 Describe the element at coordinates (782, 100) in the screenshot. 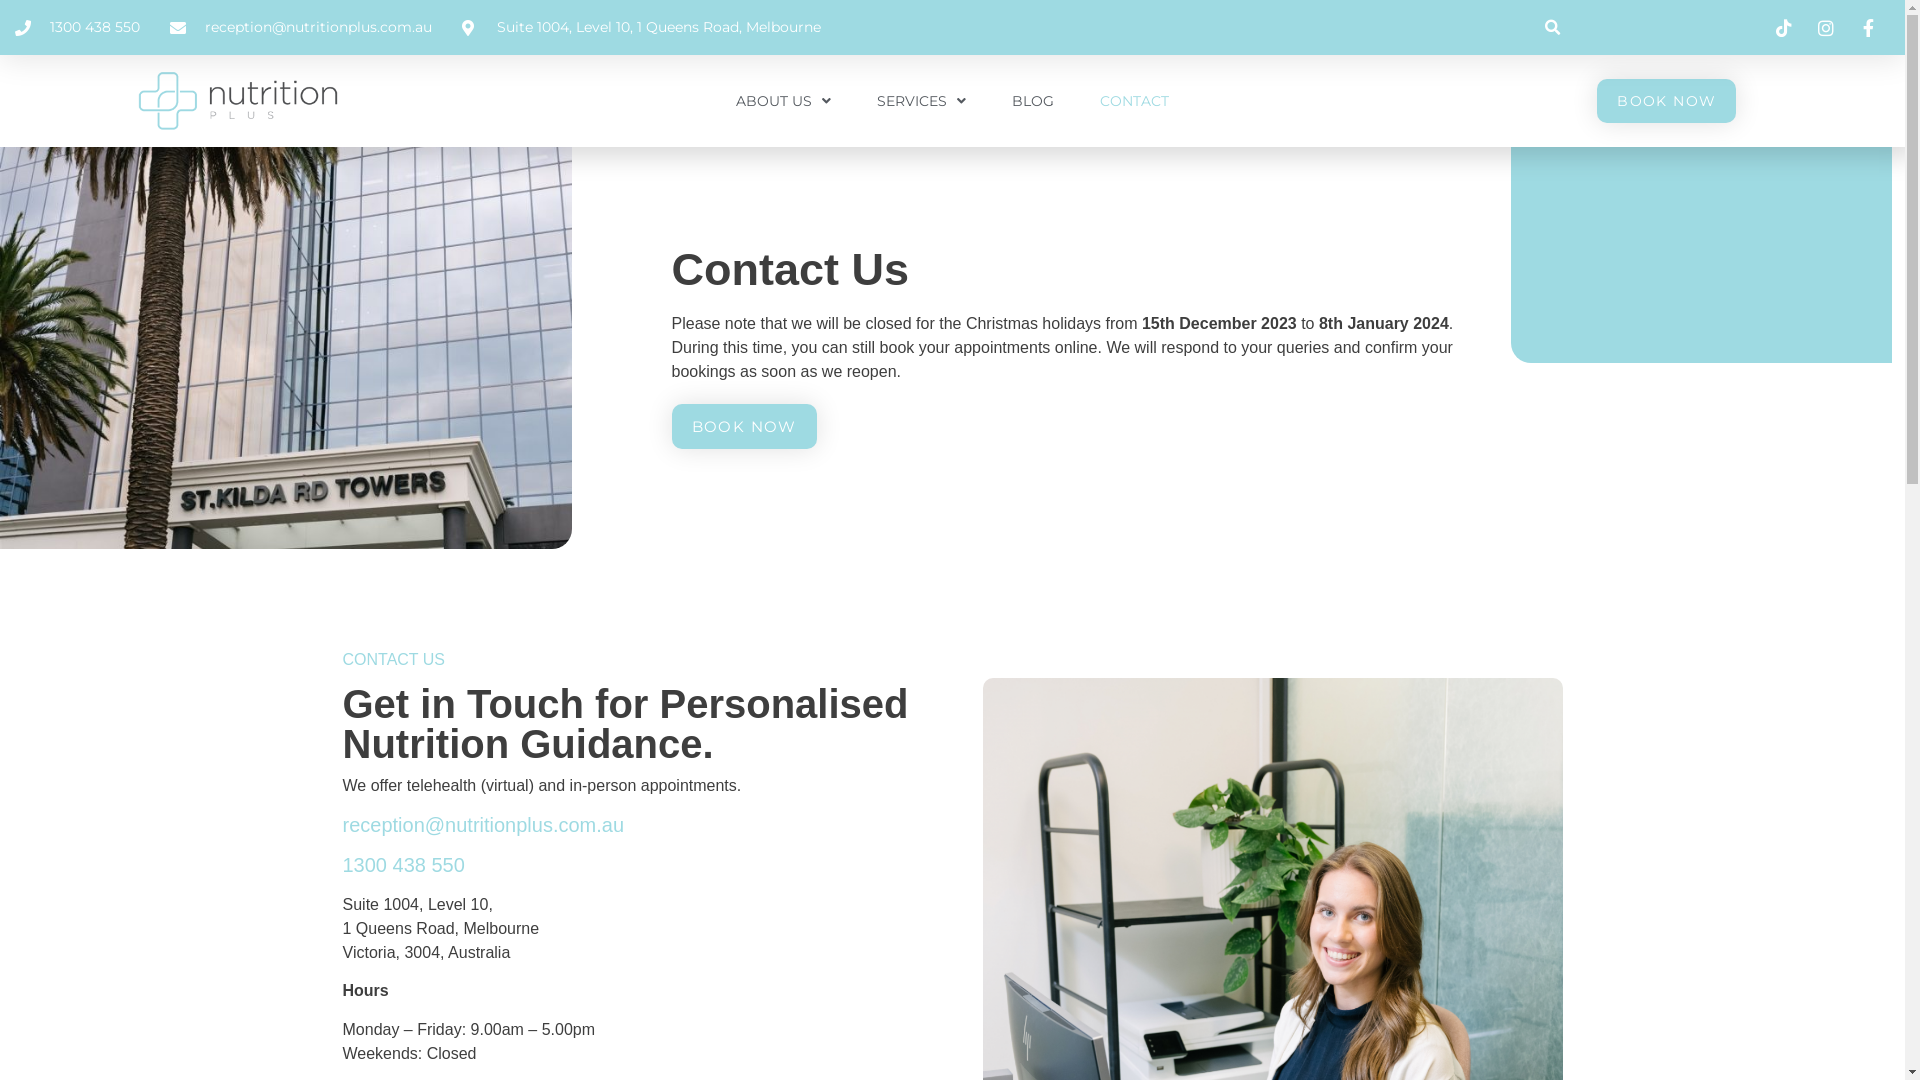

I see `'ABOUT US'` at that location.